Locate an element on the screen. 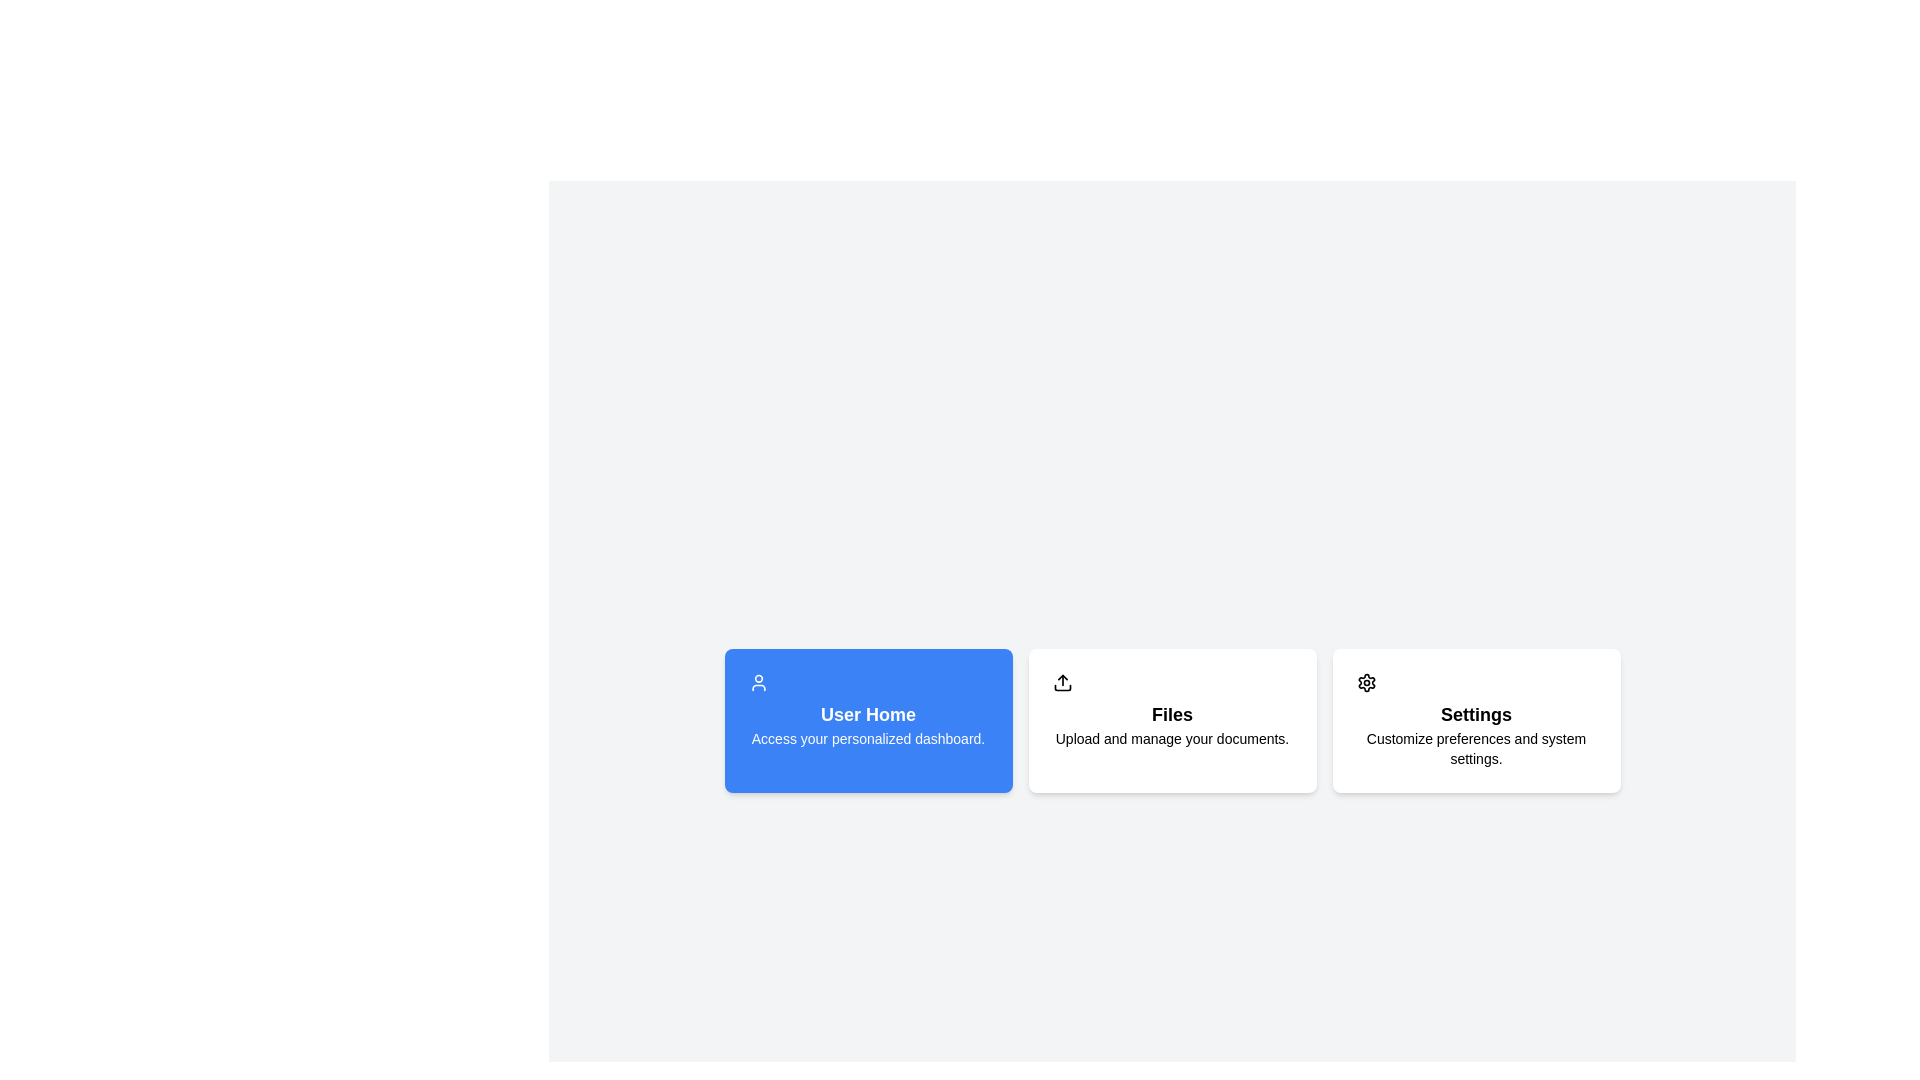 Image resolution: width=1920 pixels, height=1080 pixels. the settings icon located in the top-left corner of the settings-related card, which visually indicates configuration tasks is located at coordinates (1365, 681).